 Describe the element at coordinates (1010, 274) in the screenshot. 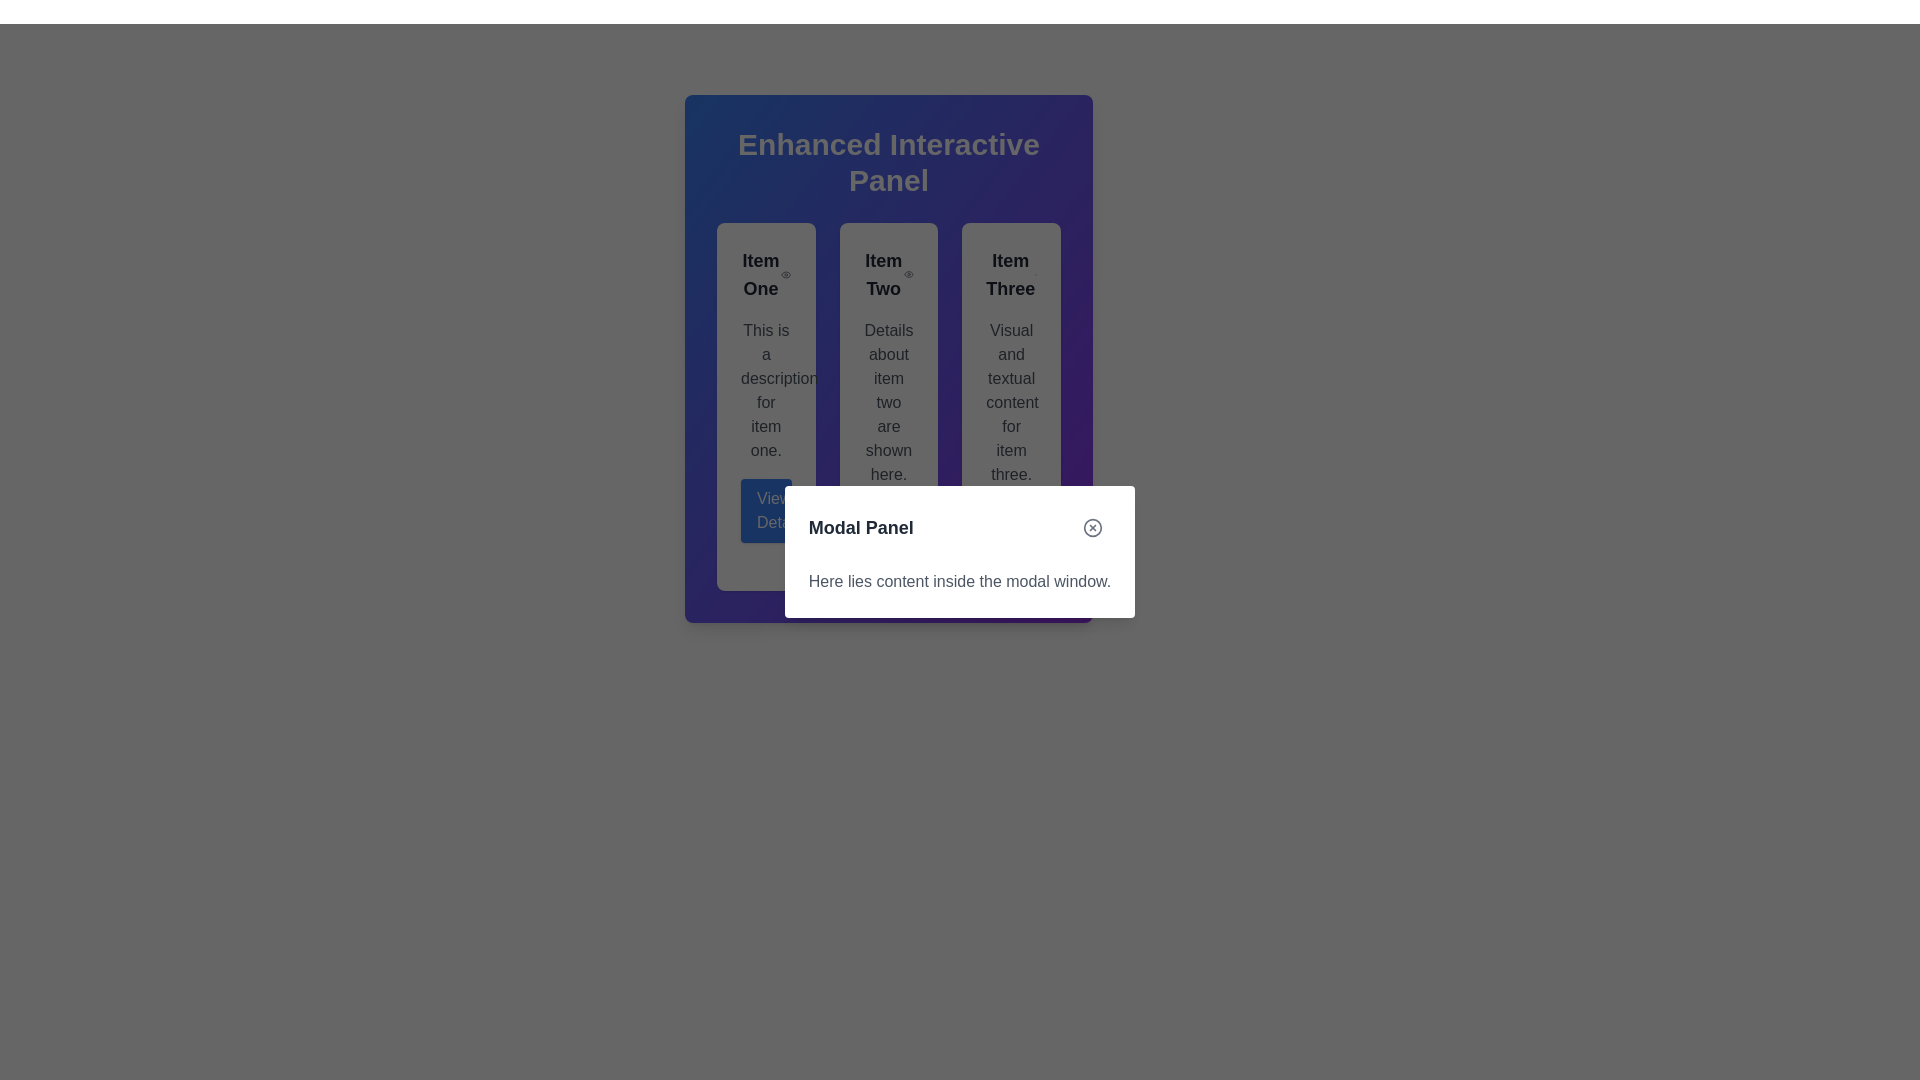

I see `the Text Label that serves as a section header in the right-most column under 'Enhanced Interactive Panel' labeled 'Item Three'` at that location.